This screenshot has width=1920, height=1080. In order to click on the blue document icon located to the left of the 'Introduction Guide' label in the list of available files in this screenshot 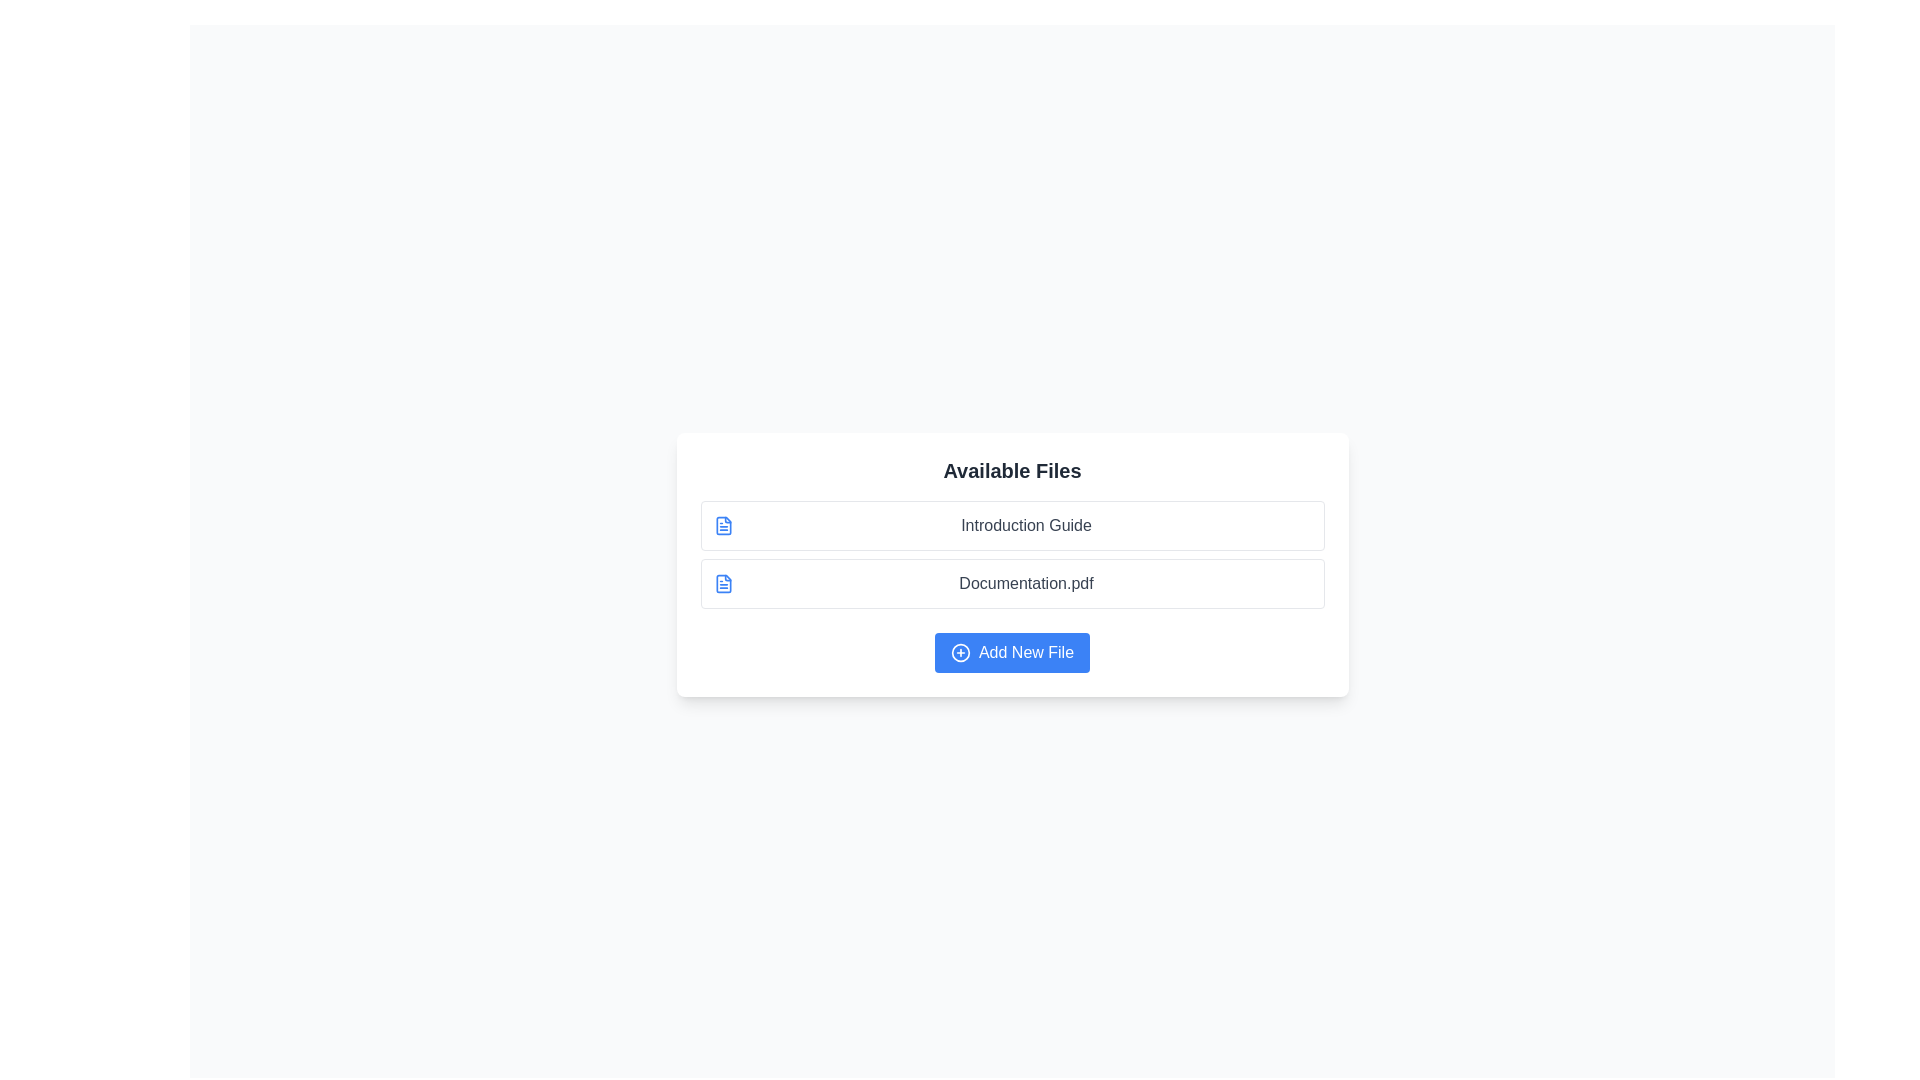, I will do `click(722, 524)`.